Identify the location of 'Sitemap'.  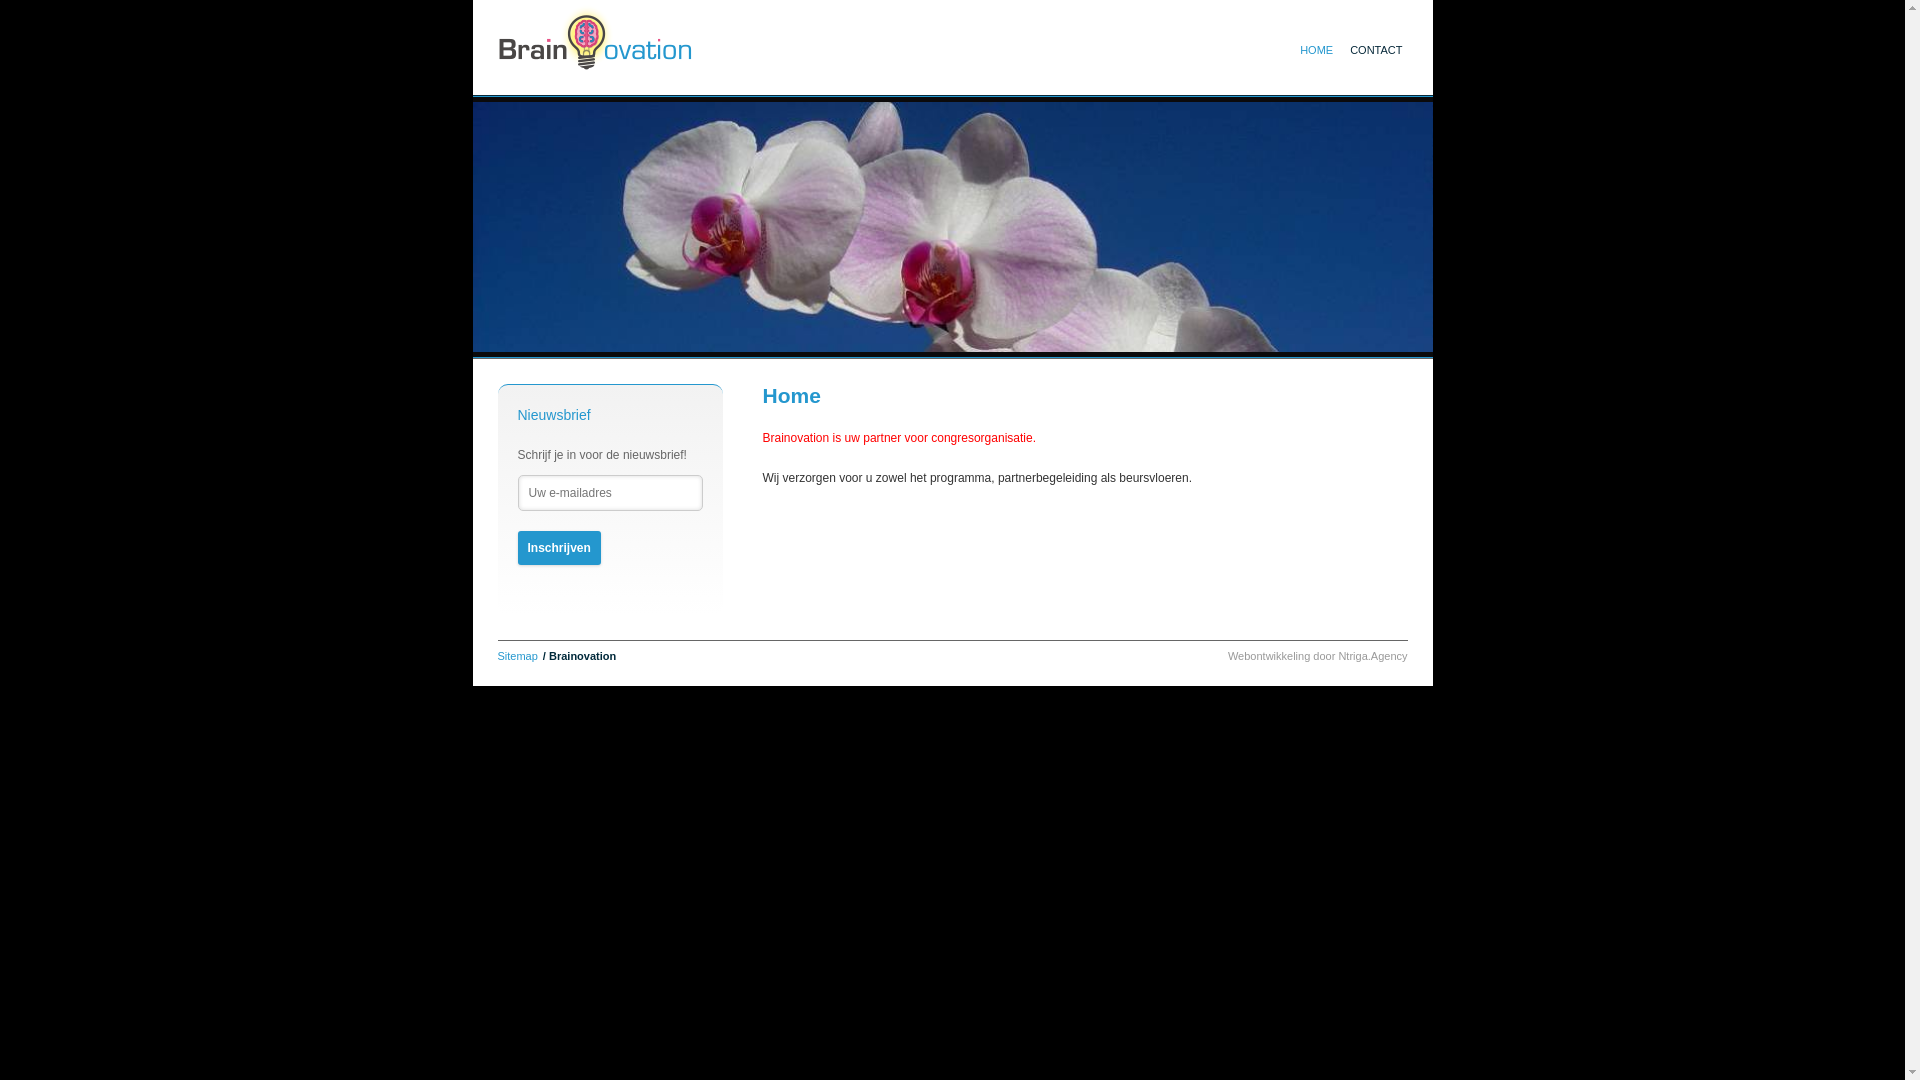
(518, 655).